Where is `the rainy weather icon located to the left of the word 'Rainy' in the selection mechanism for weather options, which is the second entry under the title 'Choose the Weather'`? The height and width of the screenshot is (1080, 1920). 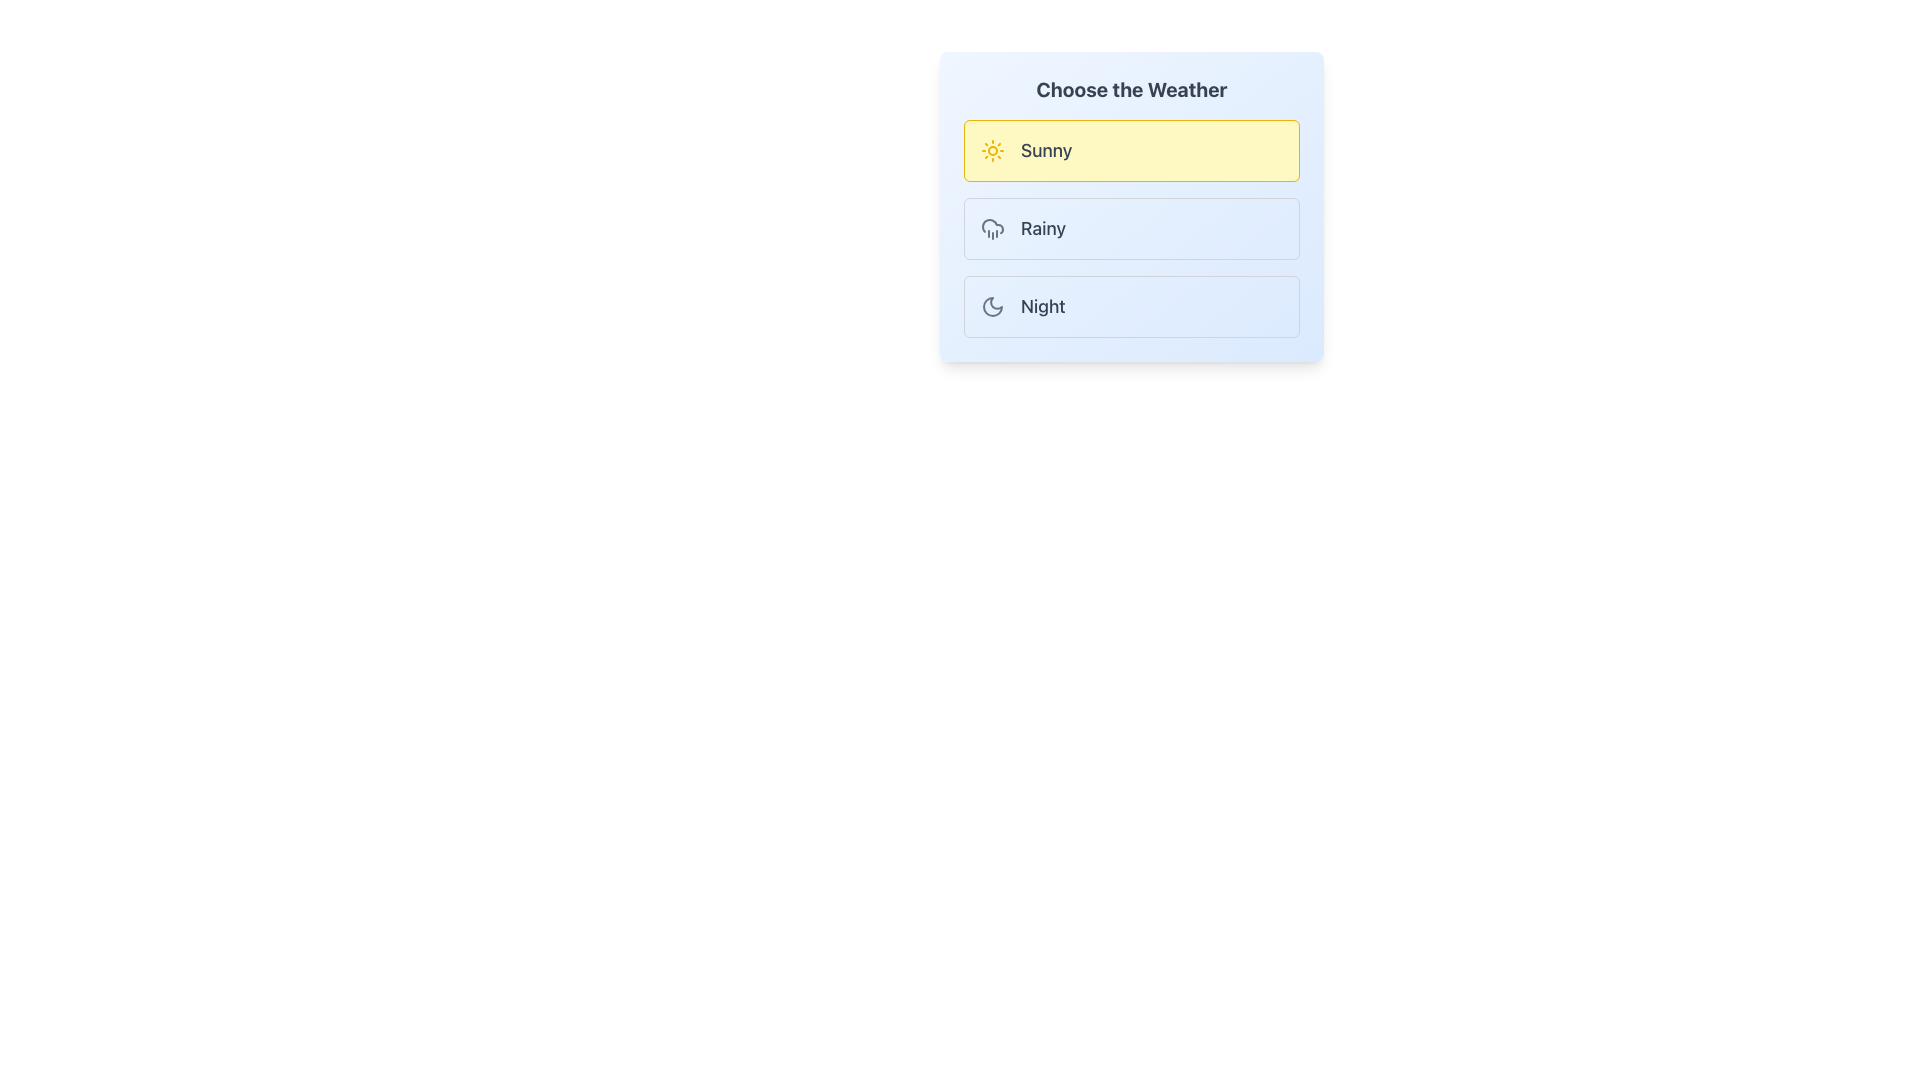
the rainy weather icon located to the left of the word 'Rainy' in the selection mechanism for weather options, which is the second entry under the title 'Choose the Weather' is located at coordinates (993, 227).